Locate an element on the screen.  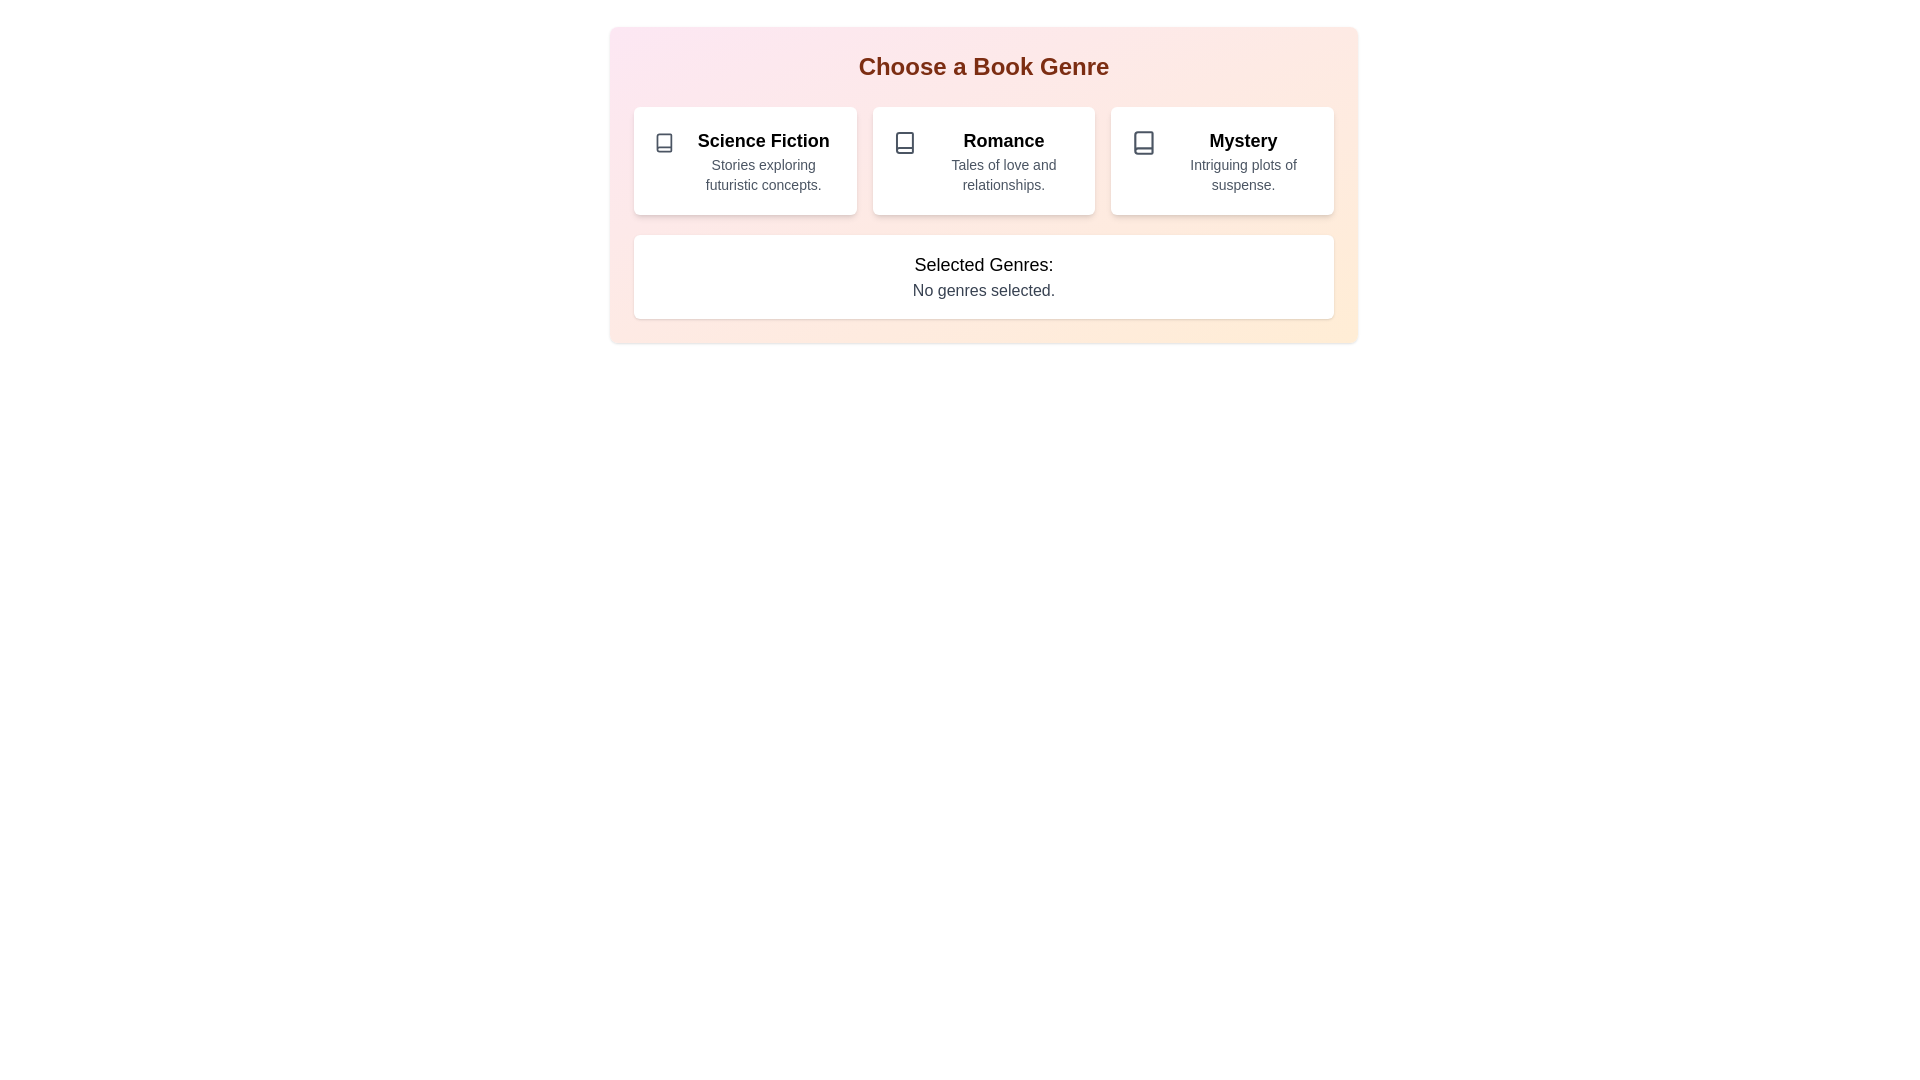
text label displaying 'Romance' which is styled in bold and slightly larger text, located in the center card of a genre selection layout is located at coordinates (1003, 140).